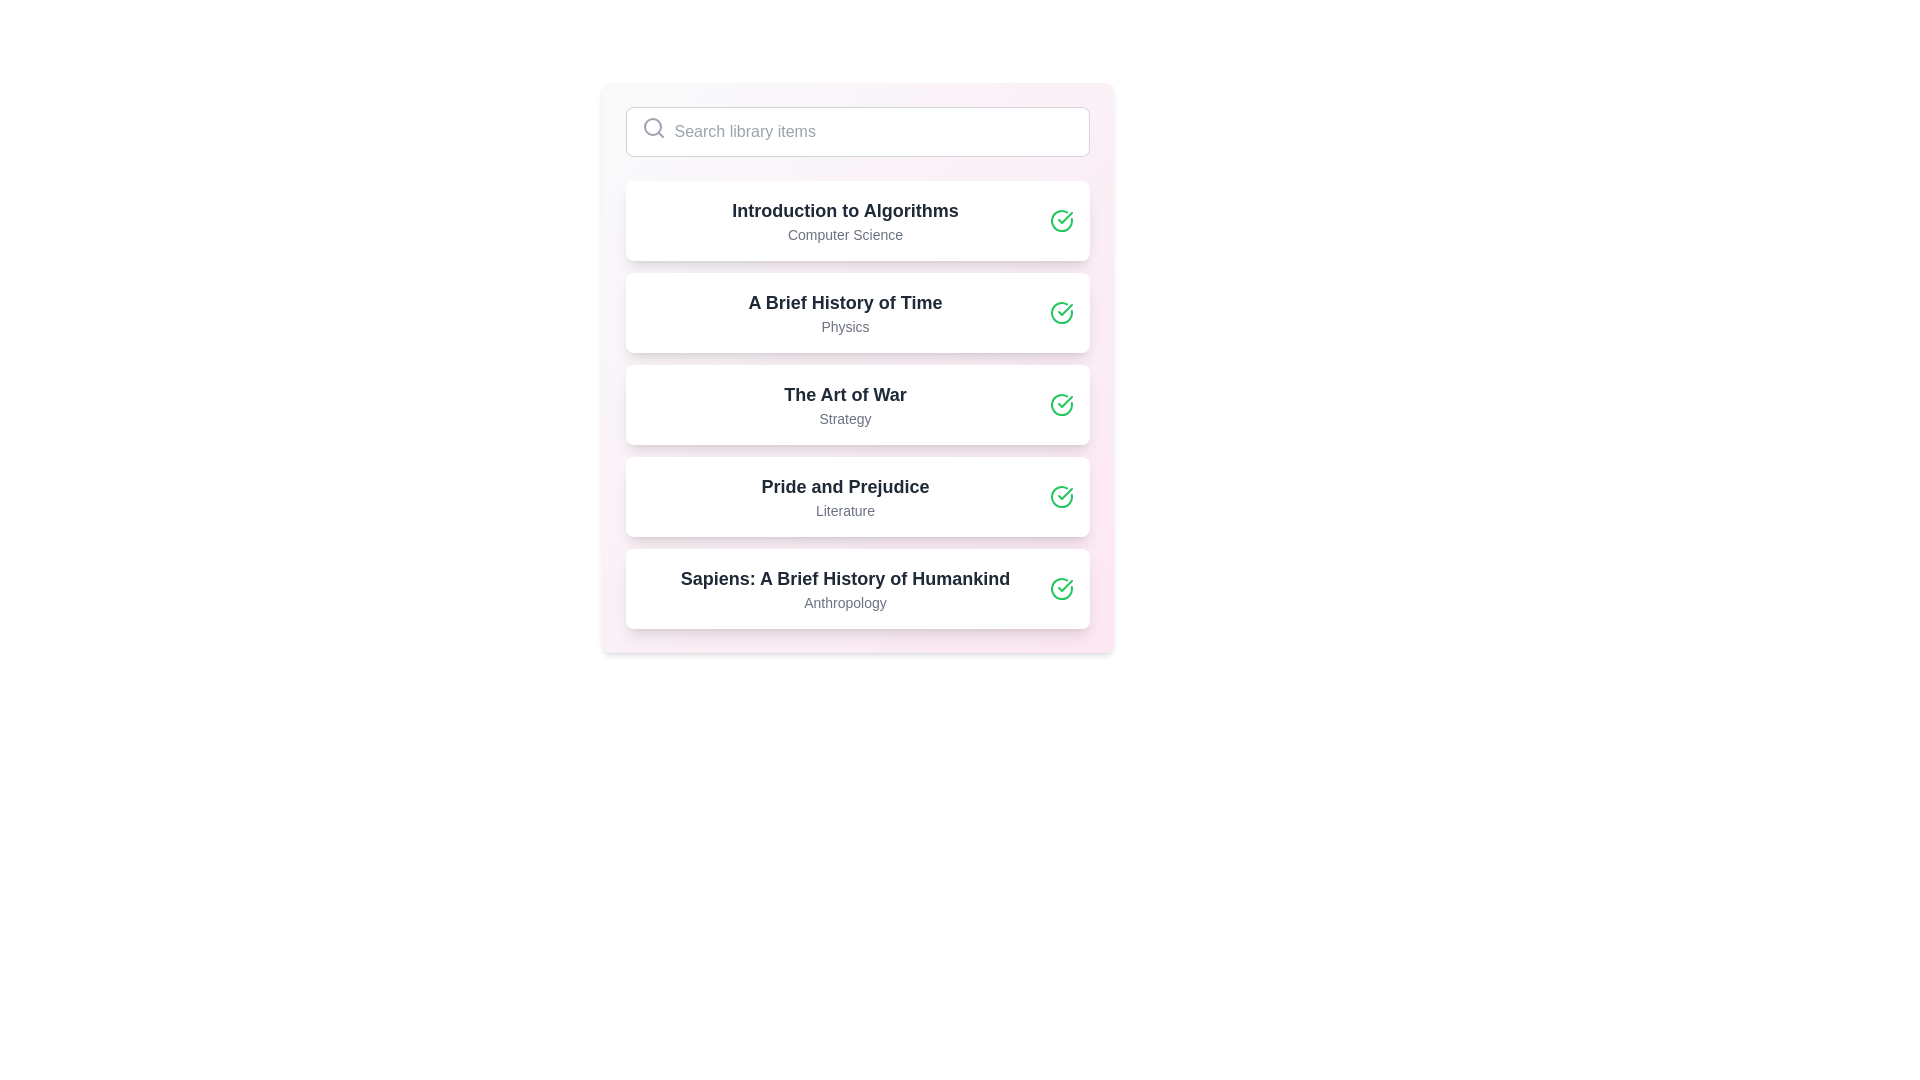 The width and height of the screenshot is (1920, 1080). Describe the element at coordinates (857, 312) in the screenshot. I see `displayed text on the information card for the book titled 'A Brief History of Time' in the library item section` at that location.